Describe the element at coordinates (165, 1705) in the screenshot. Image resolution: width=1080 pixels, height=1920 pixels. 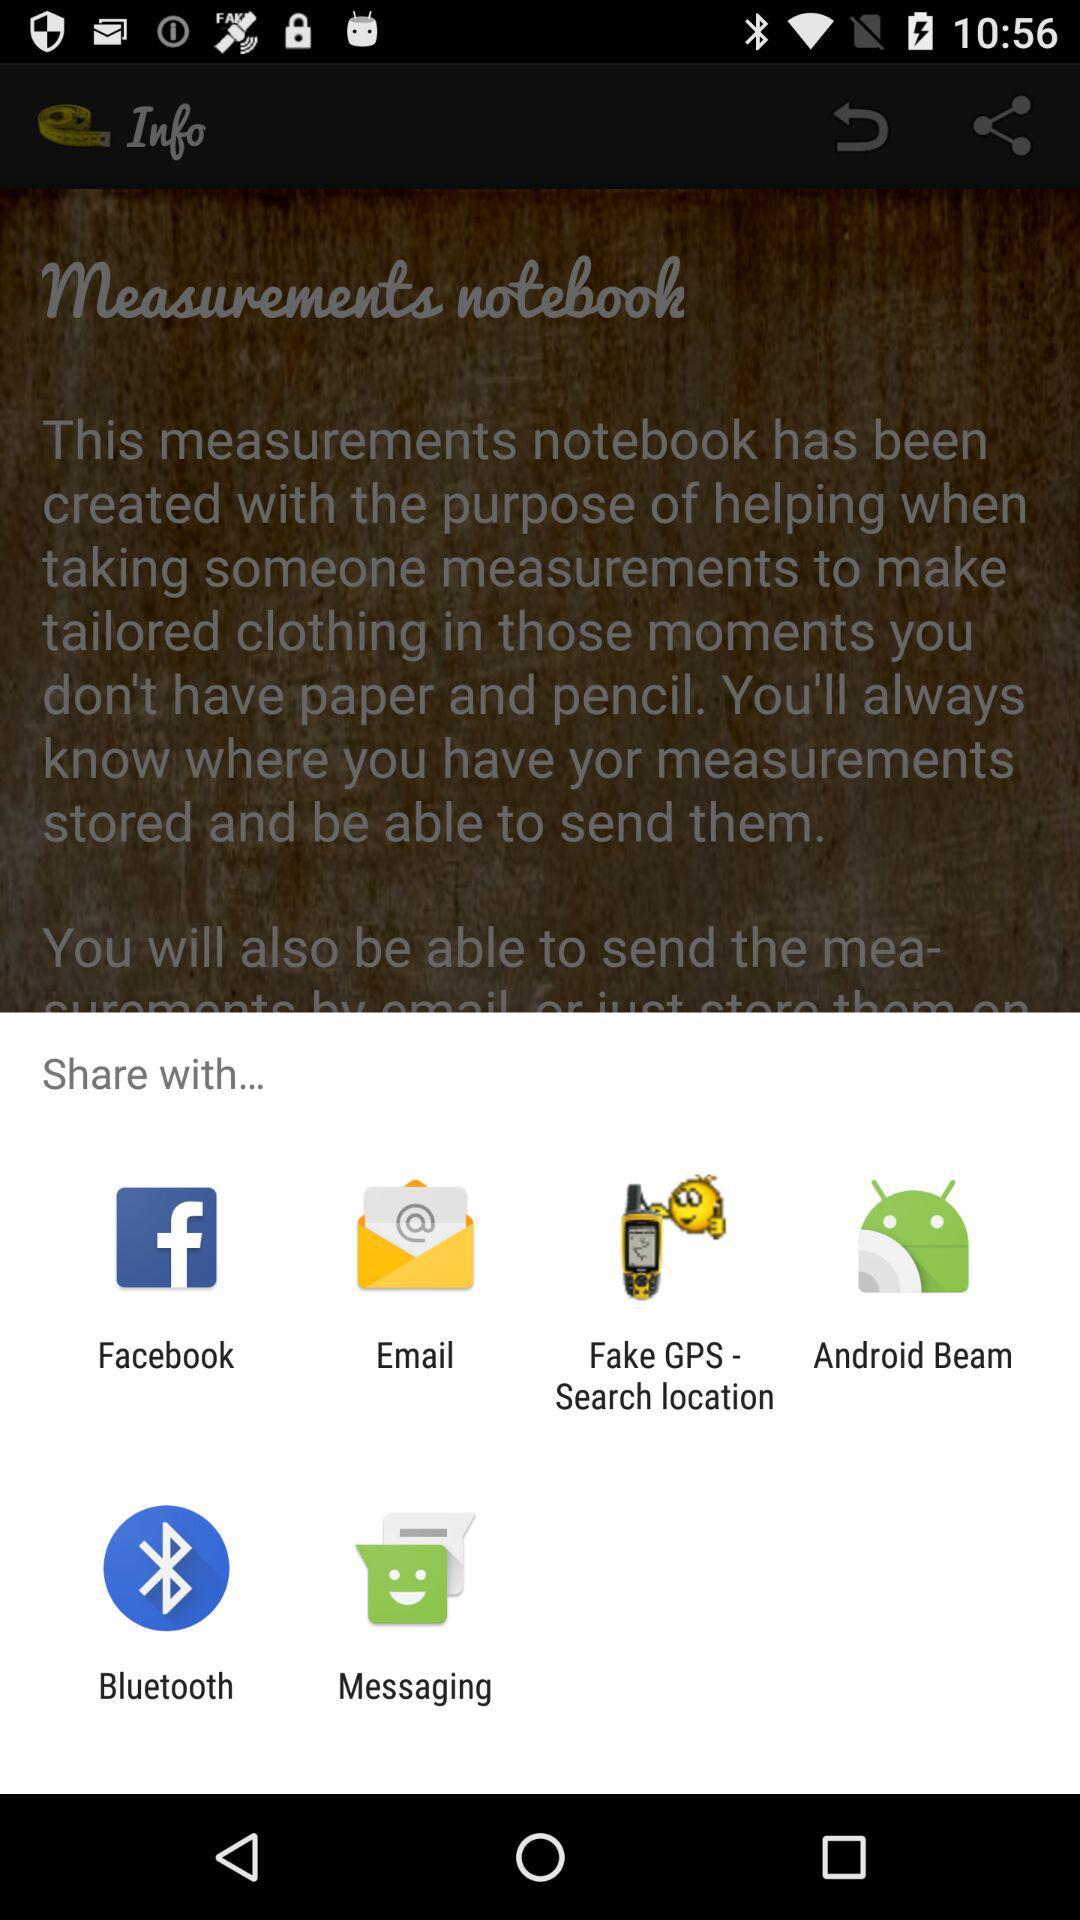
I see `the bluetooth icon` at that location.